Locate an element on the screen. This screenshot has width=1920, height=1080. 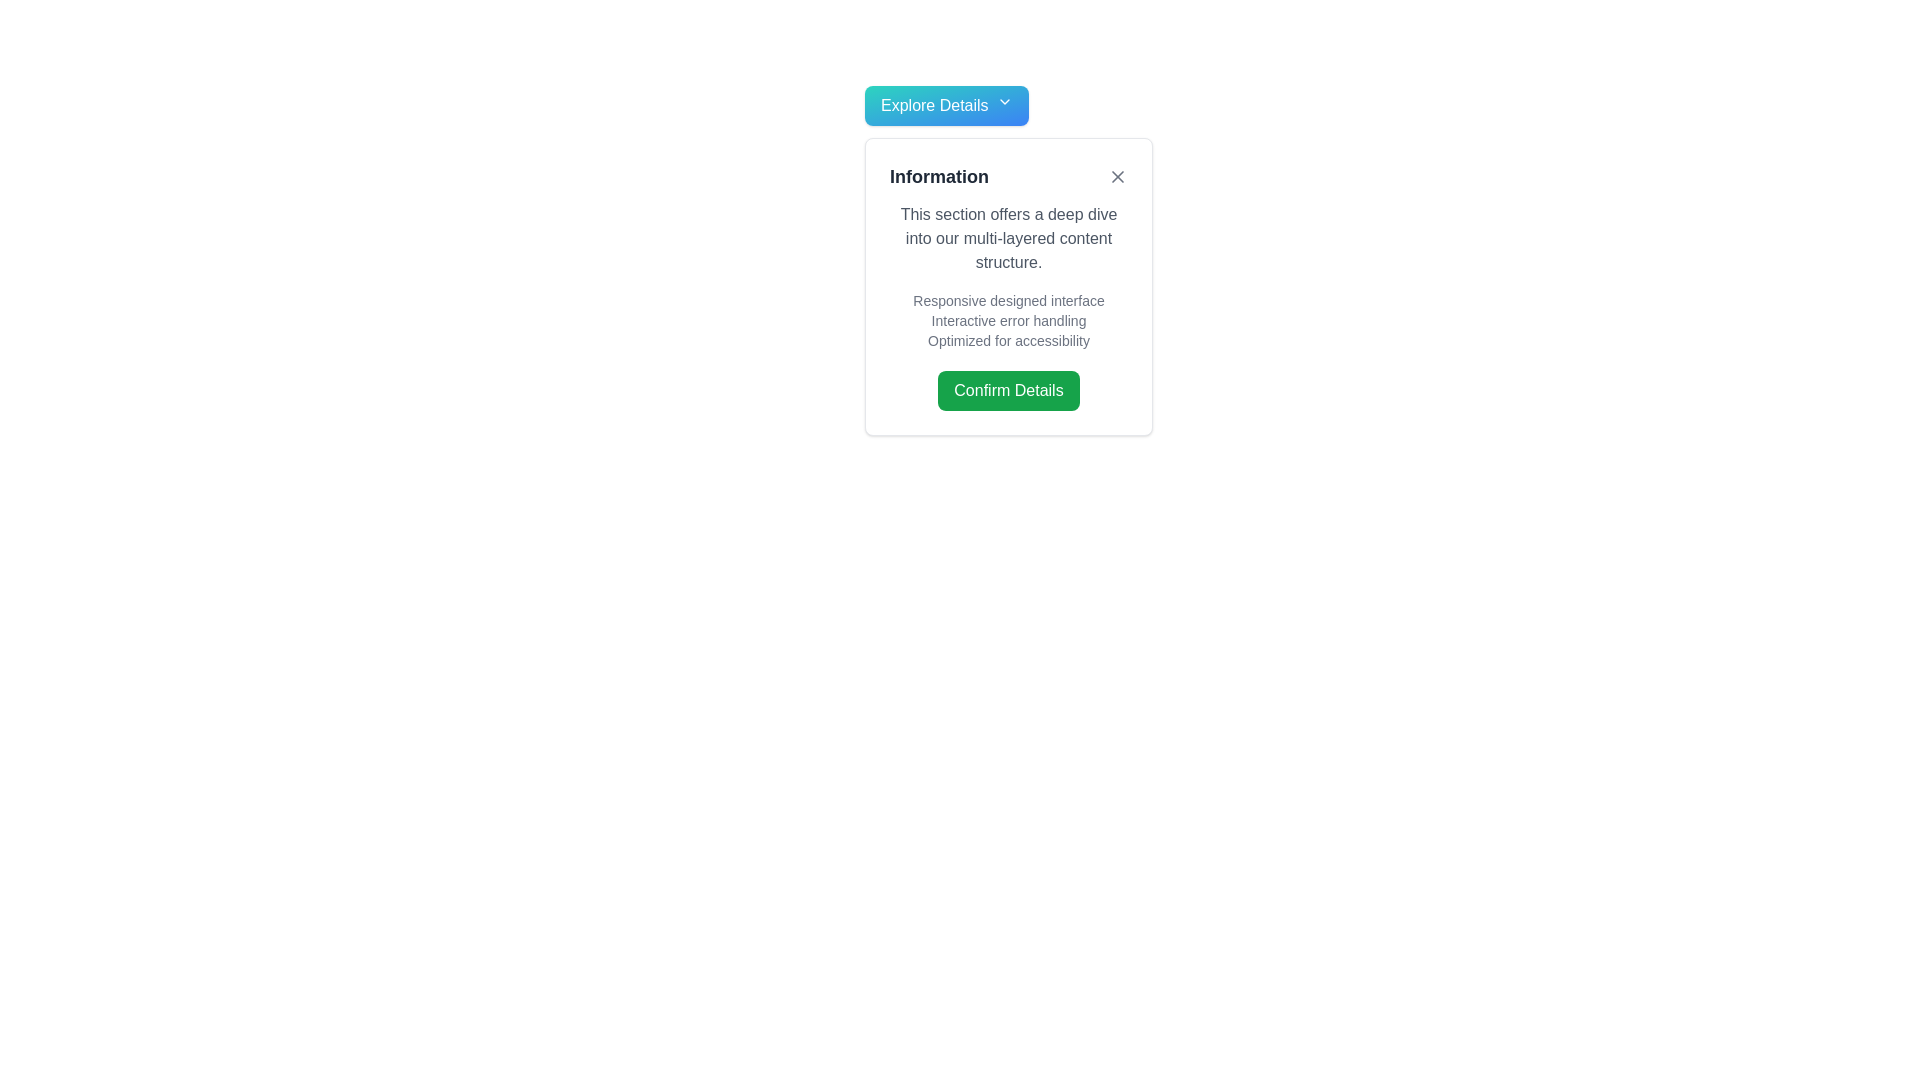
the vertically-stacked text items containing 'Responsive designed interface', 'Interactive error handling', and 'Optimized for accessibility', which is located in a white box under the heading 'Information' is located at coordinates (1008, 319).